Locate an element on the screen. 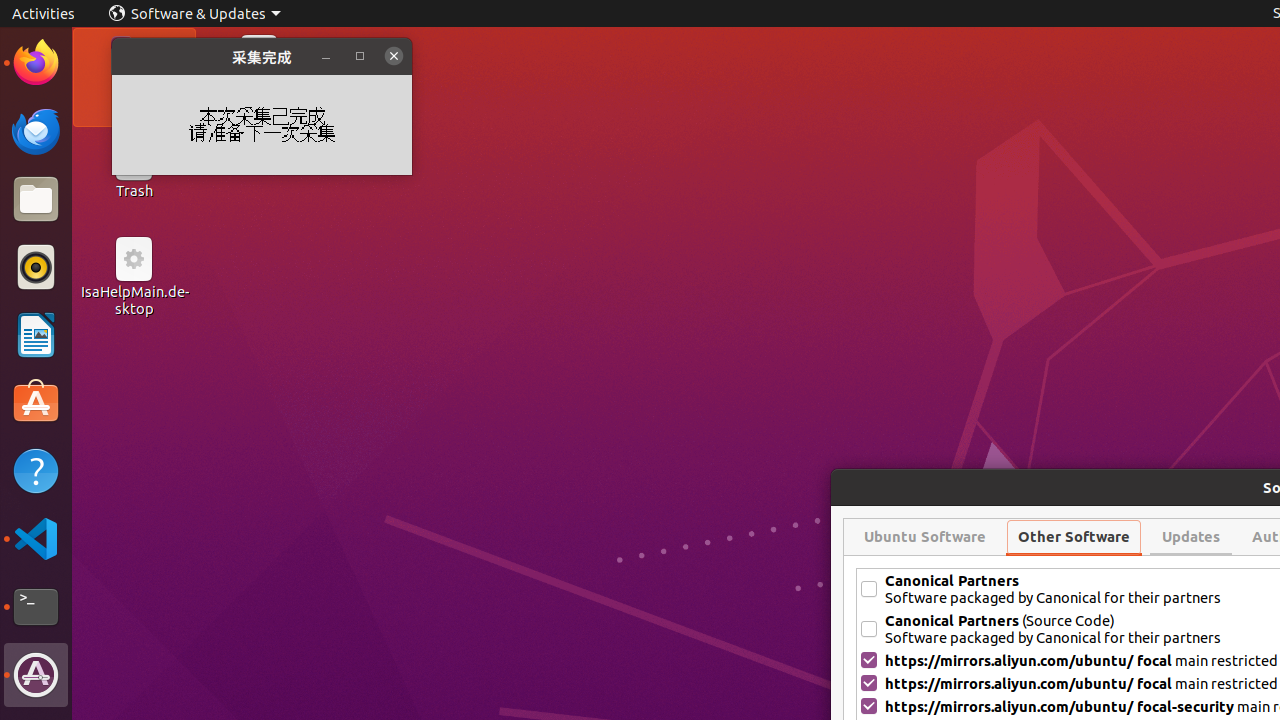 The image size is (1280, 720). 'Other Software' is located at coordinates (1073, 535).